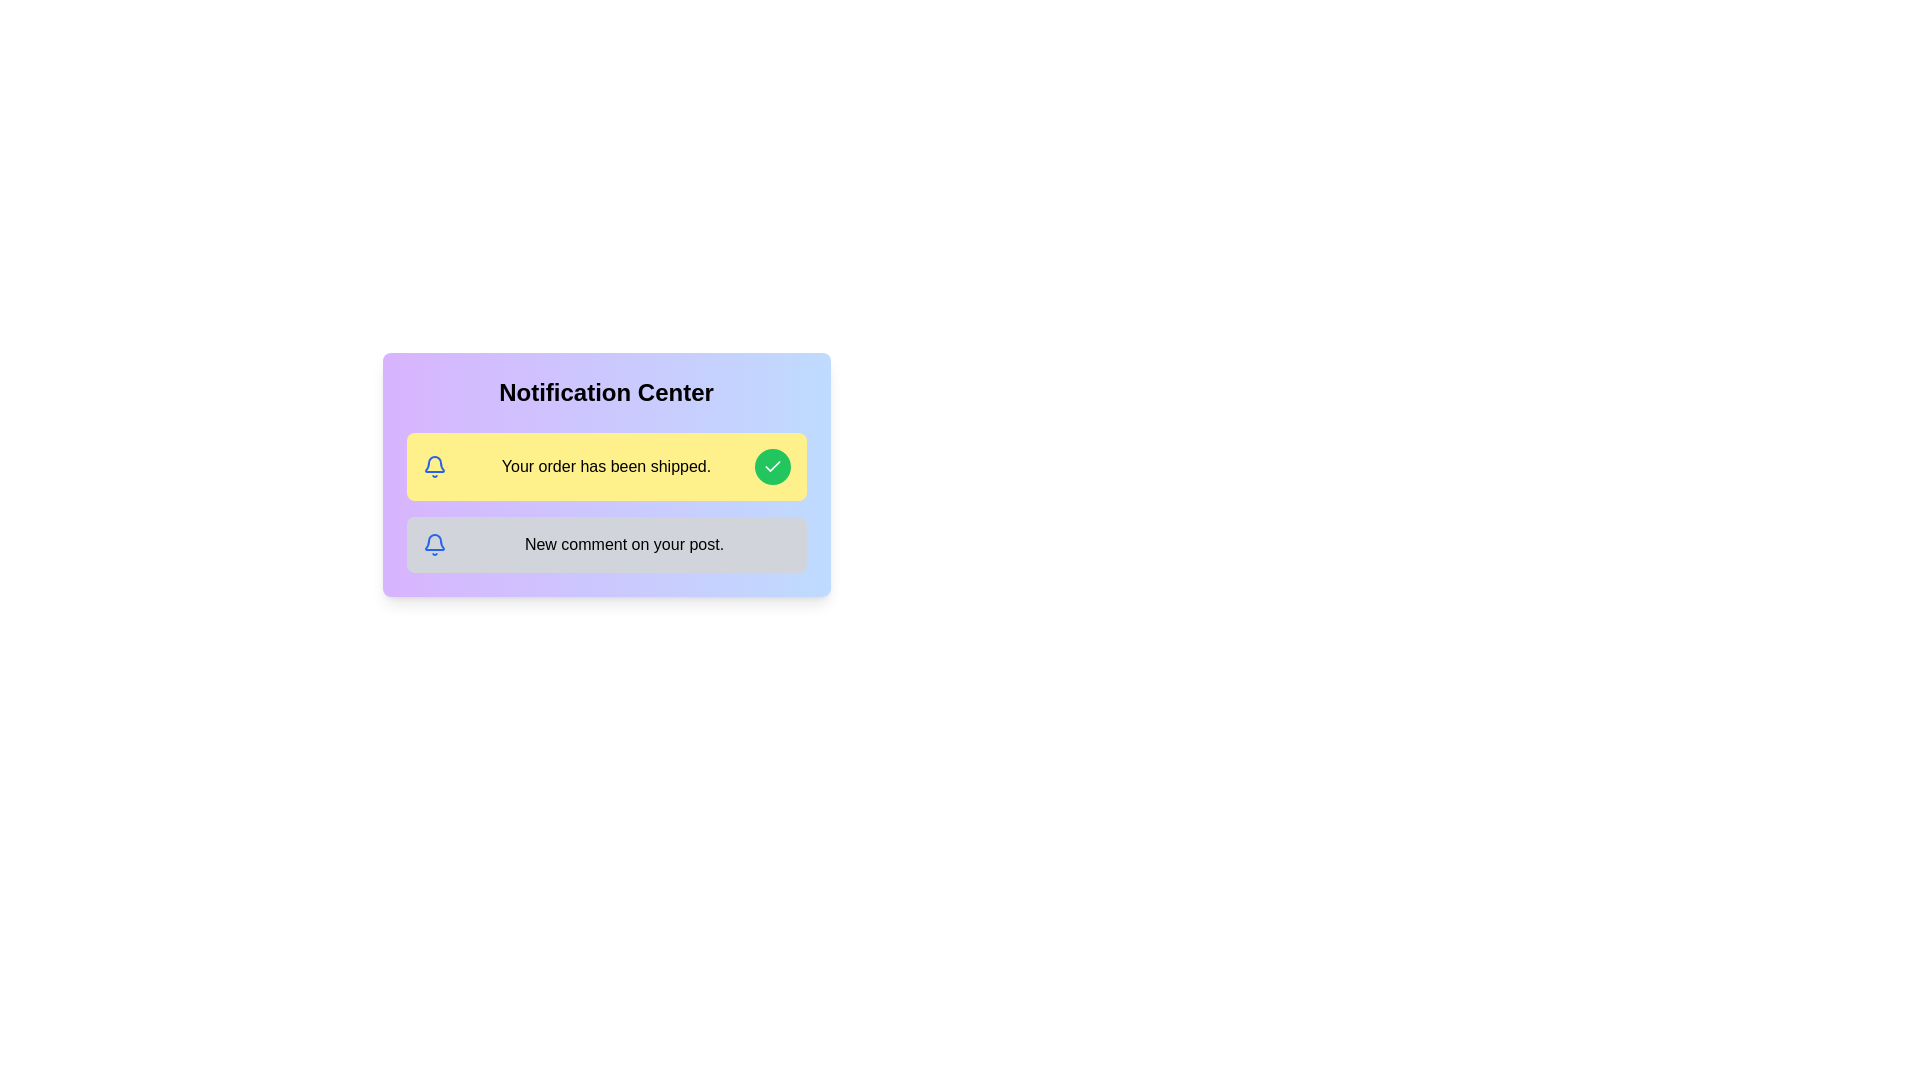  I want to click on the visual styling of the checkmark icon located inside the circular green button to the right of the notification text reading 'Your order has been shipped.', so click(771, 466).